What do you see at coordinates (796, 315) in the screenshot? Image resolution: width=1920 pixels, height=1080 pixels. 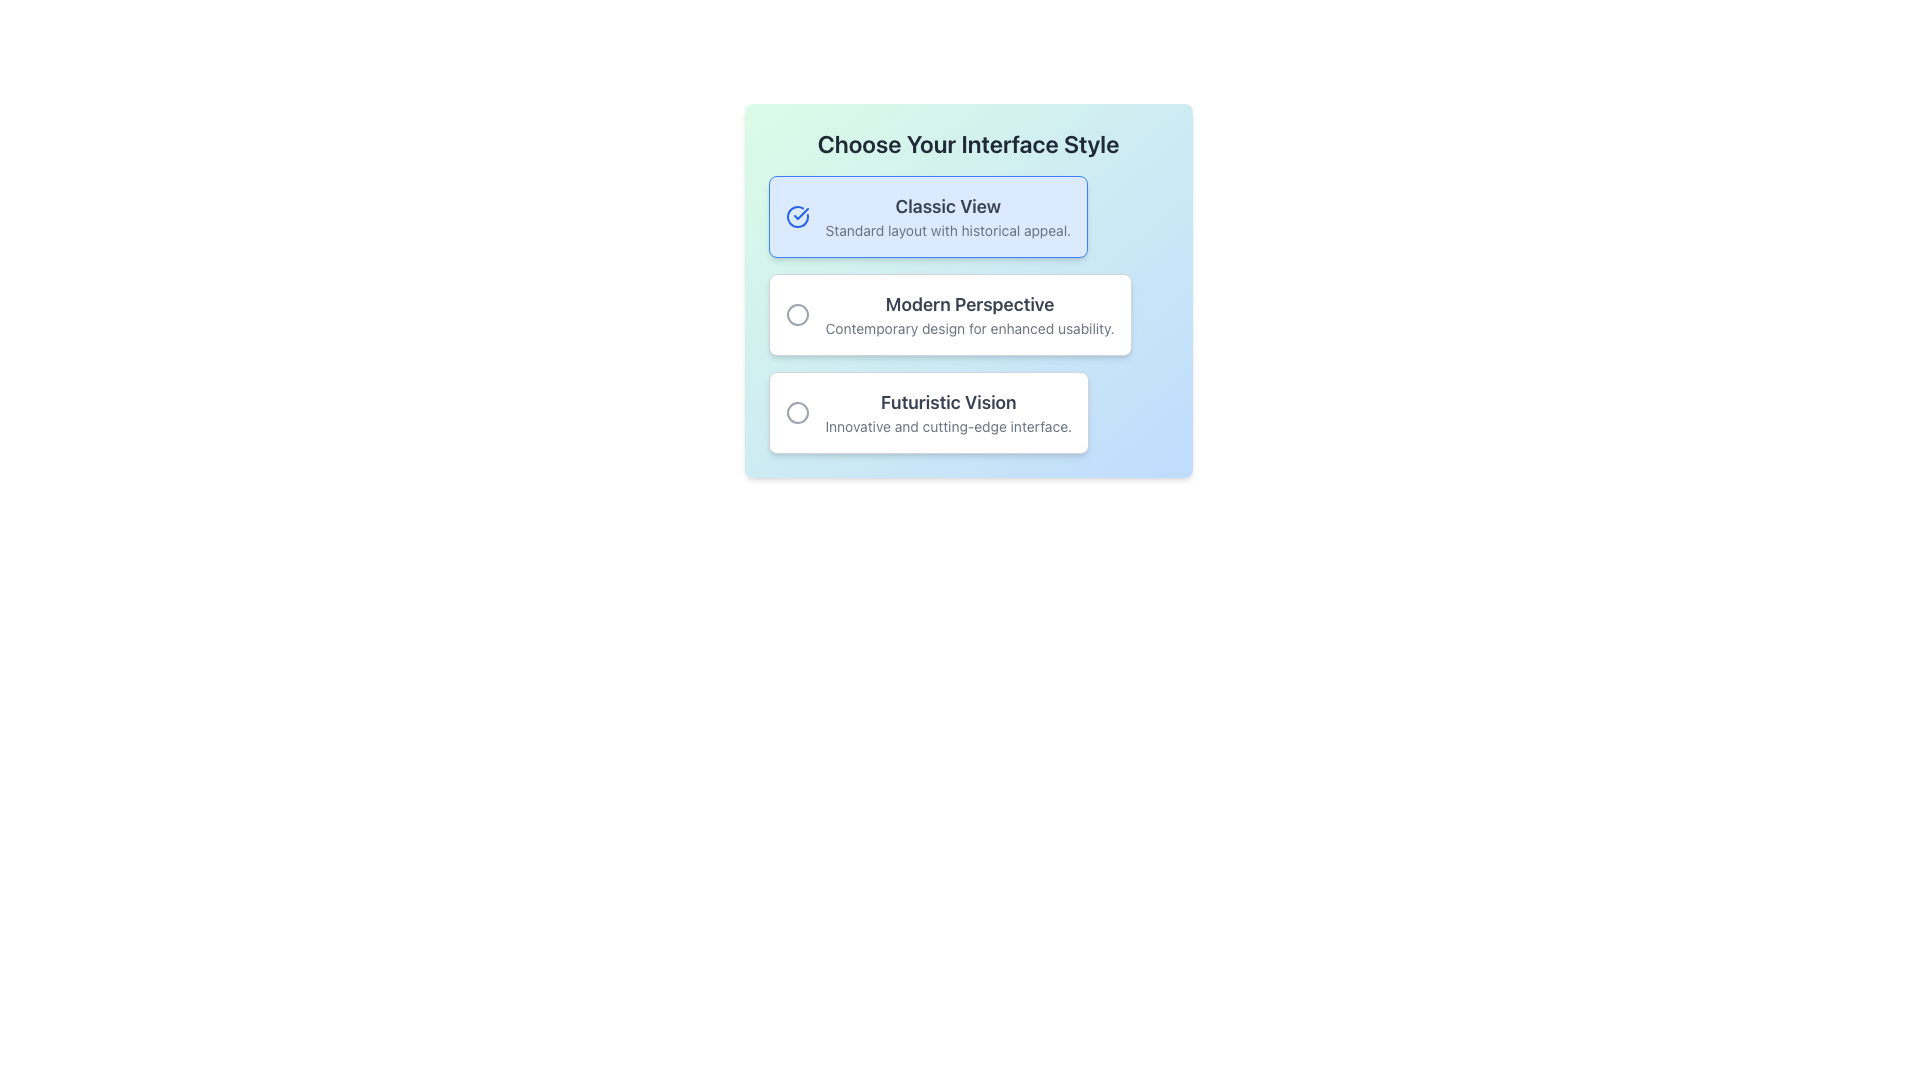 I see `the SVG circle that represents the selected state of the middle option in a vertical list of three choices in the interface modal` at bounding box center [796, 315].